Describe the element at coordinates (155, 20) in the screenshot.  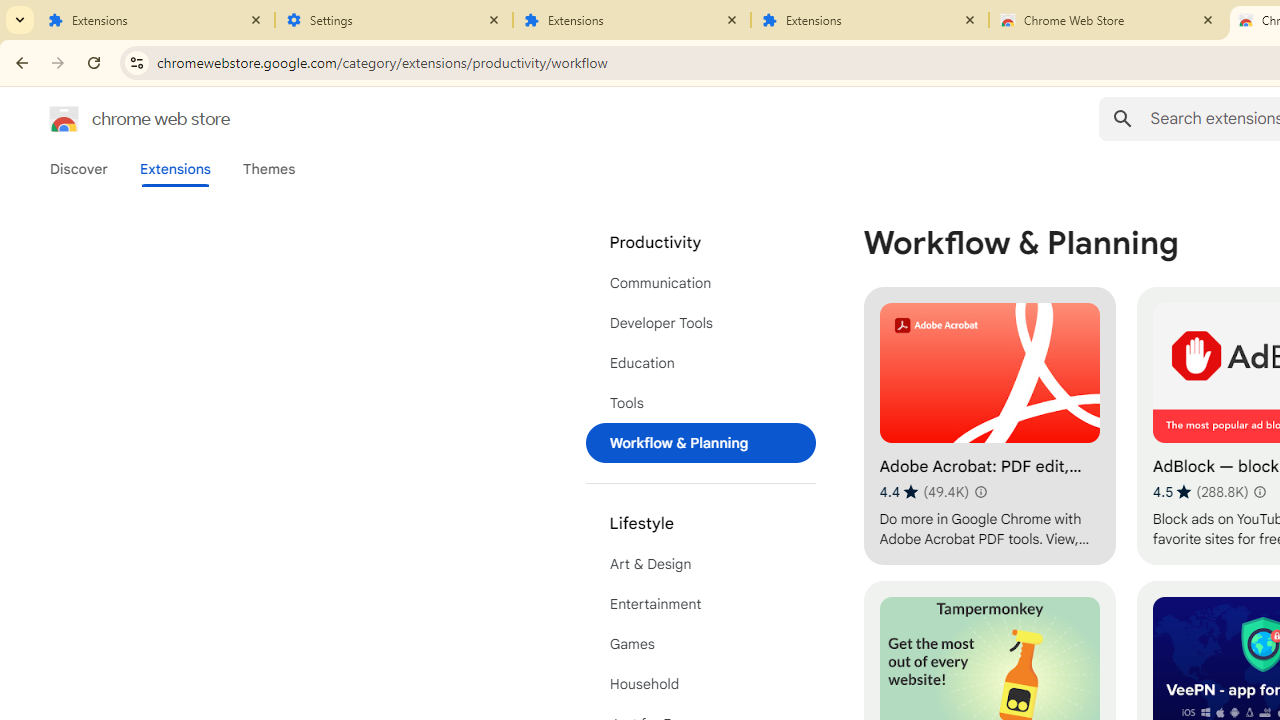
I see `'Extensions'` at that location.